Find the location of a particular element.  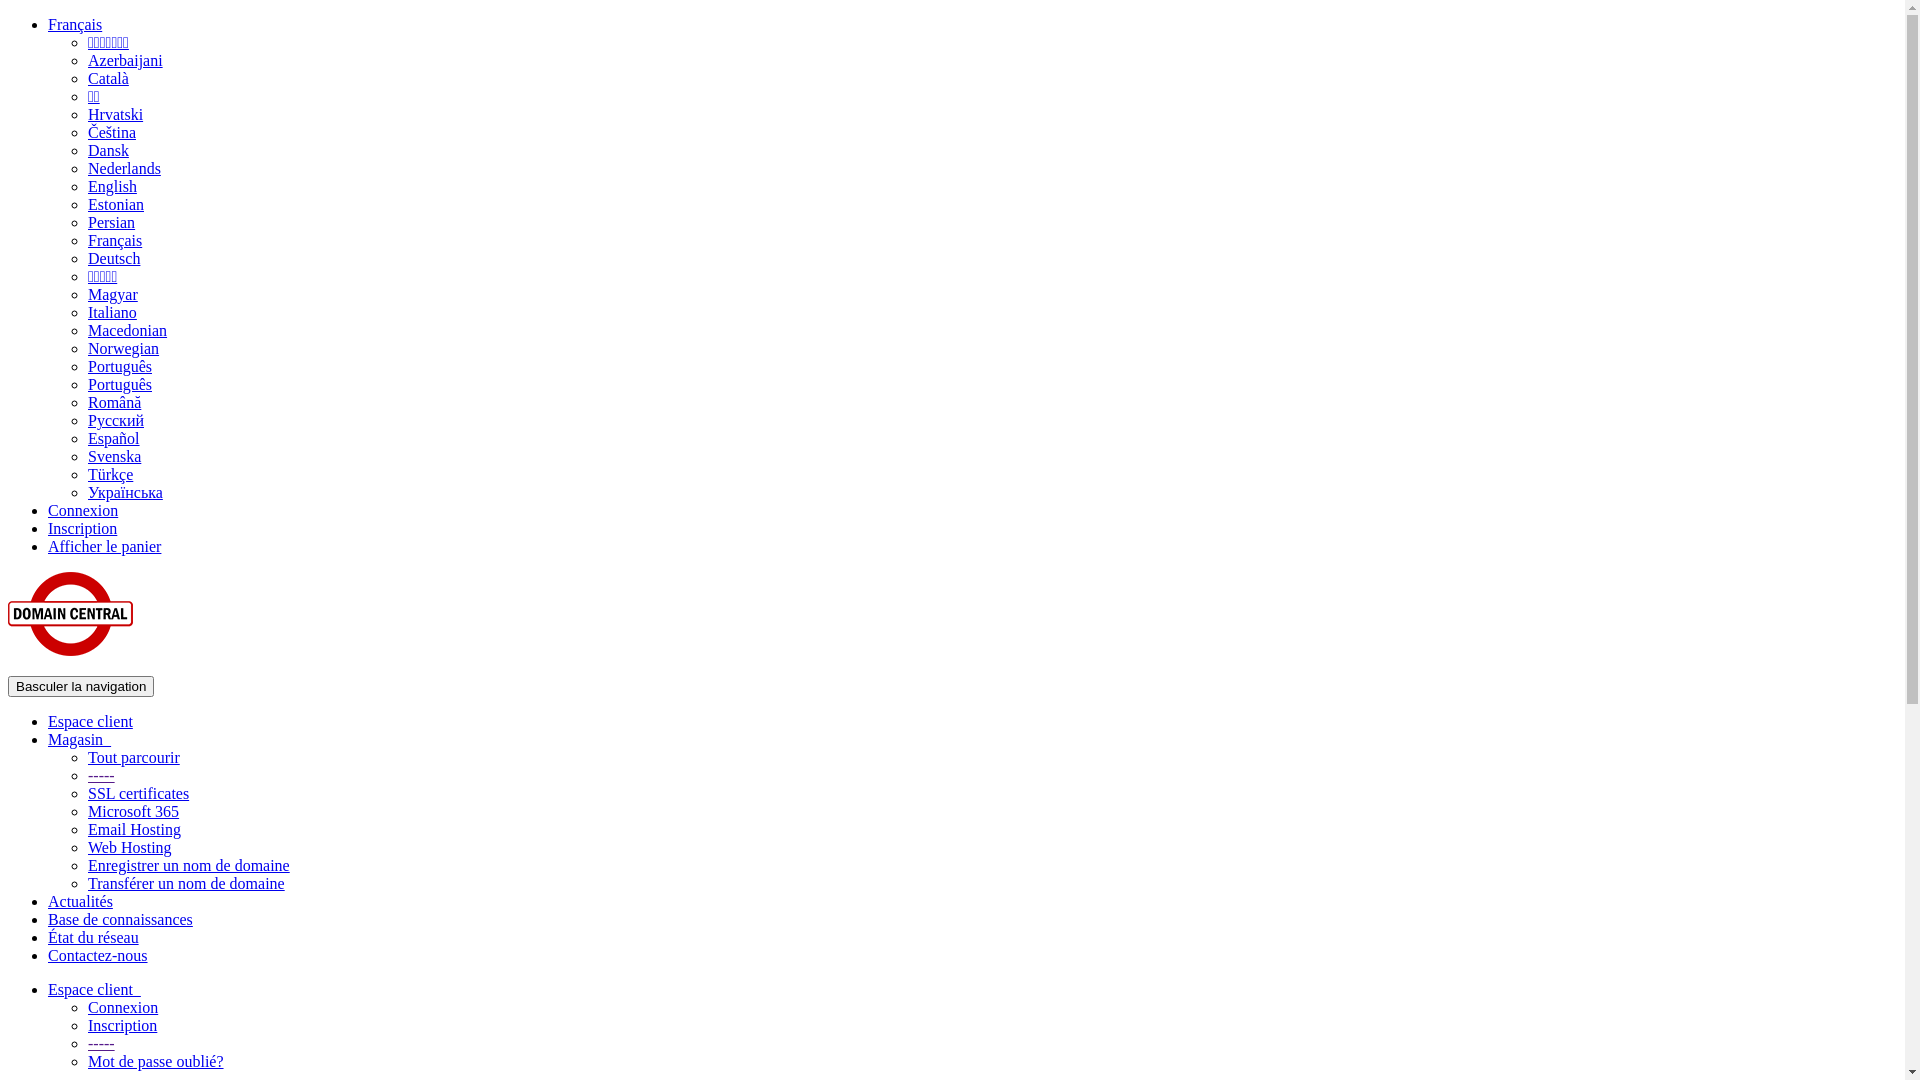

'Hrvatski' is located at coordinates (114, 114).